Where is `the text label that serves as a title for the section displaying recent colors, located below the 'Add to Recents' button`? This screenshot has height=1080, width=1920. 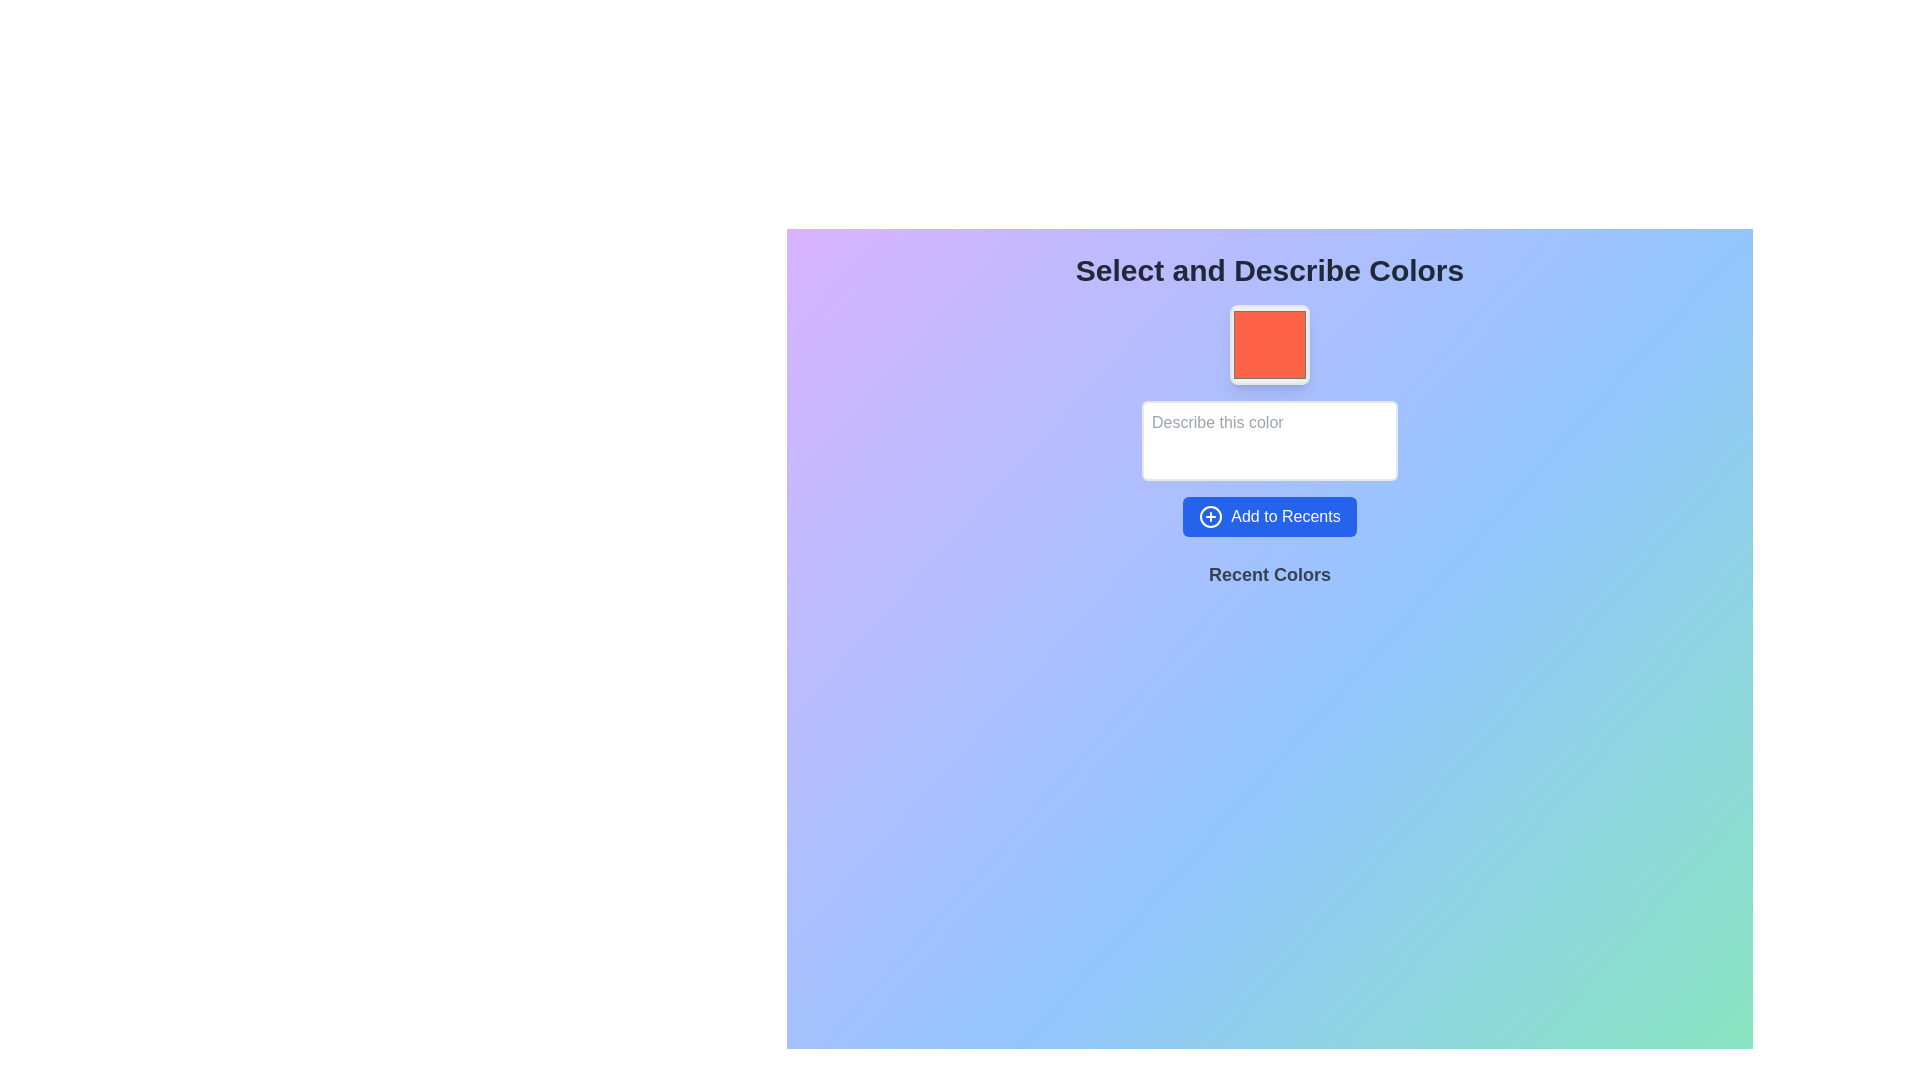 the text label that serves as a title for the section displaying recent colors, located below the 'Add to Recents' button is located at coordinates (1269, 574).